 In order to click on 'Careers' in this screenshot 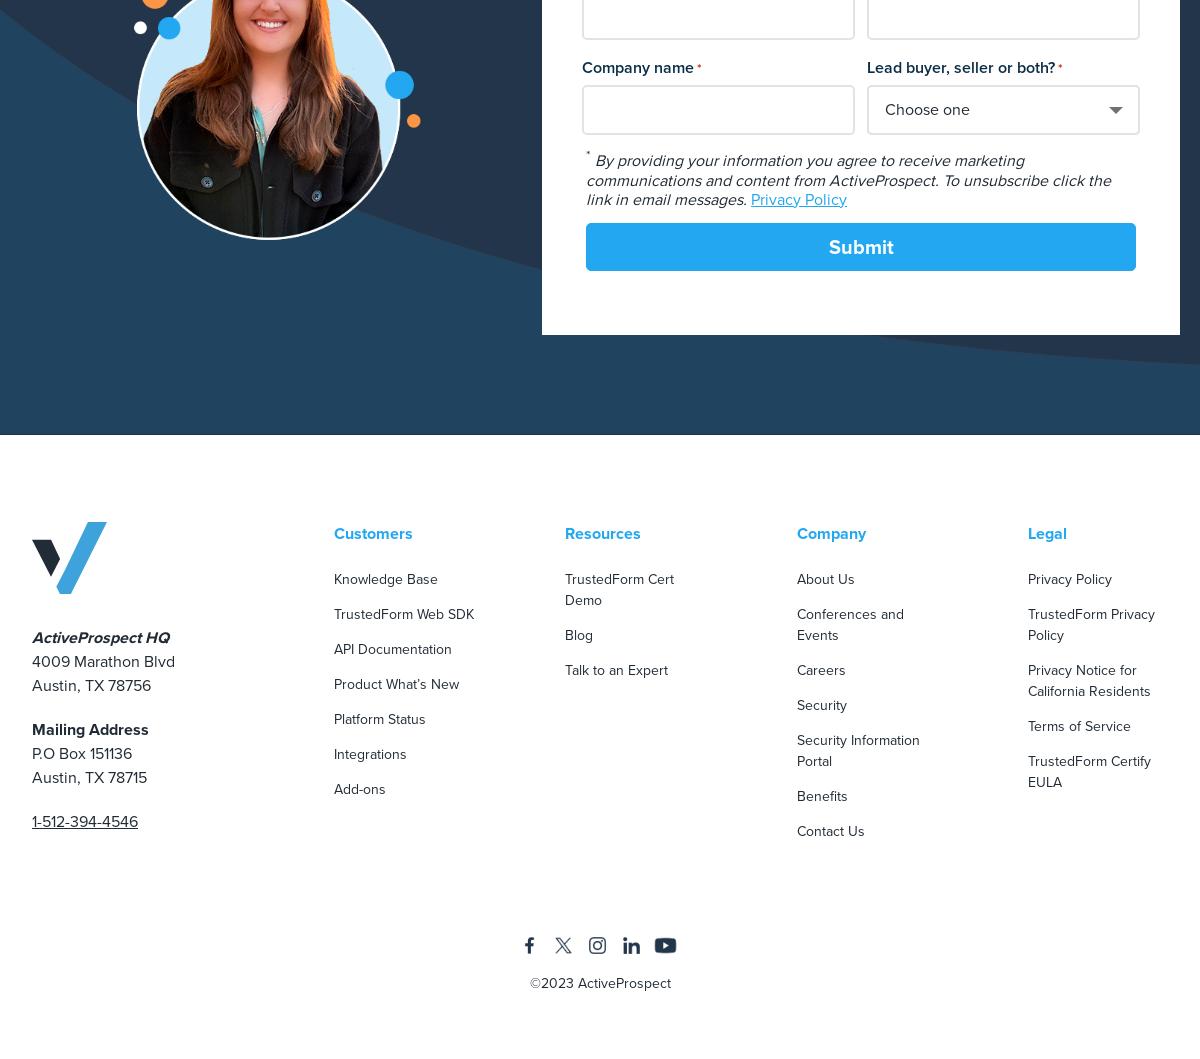, I will do `click(819, 668)`.